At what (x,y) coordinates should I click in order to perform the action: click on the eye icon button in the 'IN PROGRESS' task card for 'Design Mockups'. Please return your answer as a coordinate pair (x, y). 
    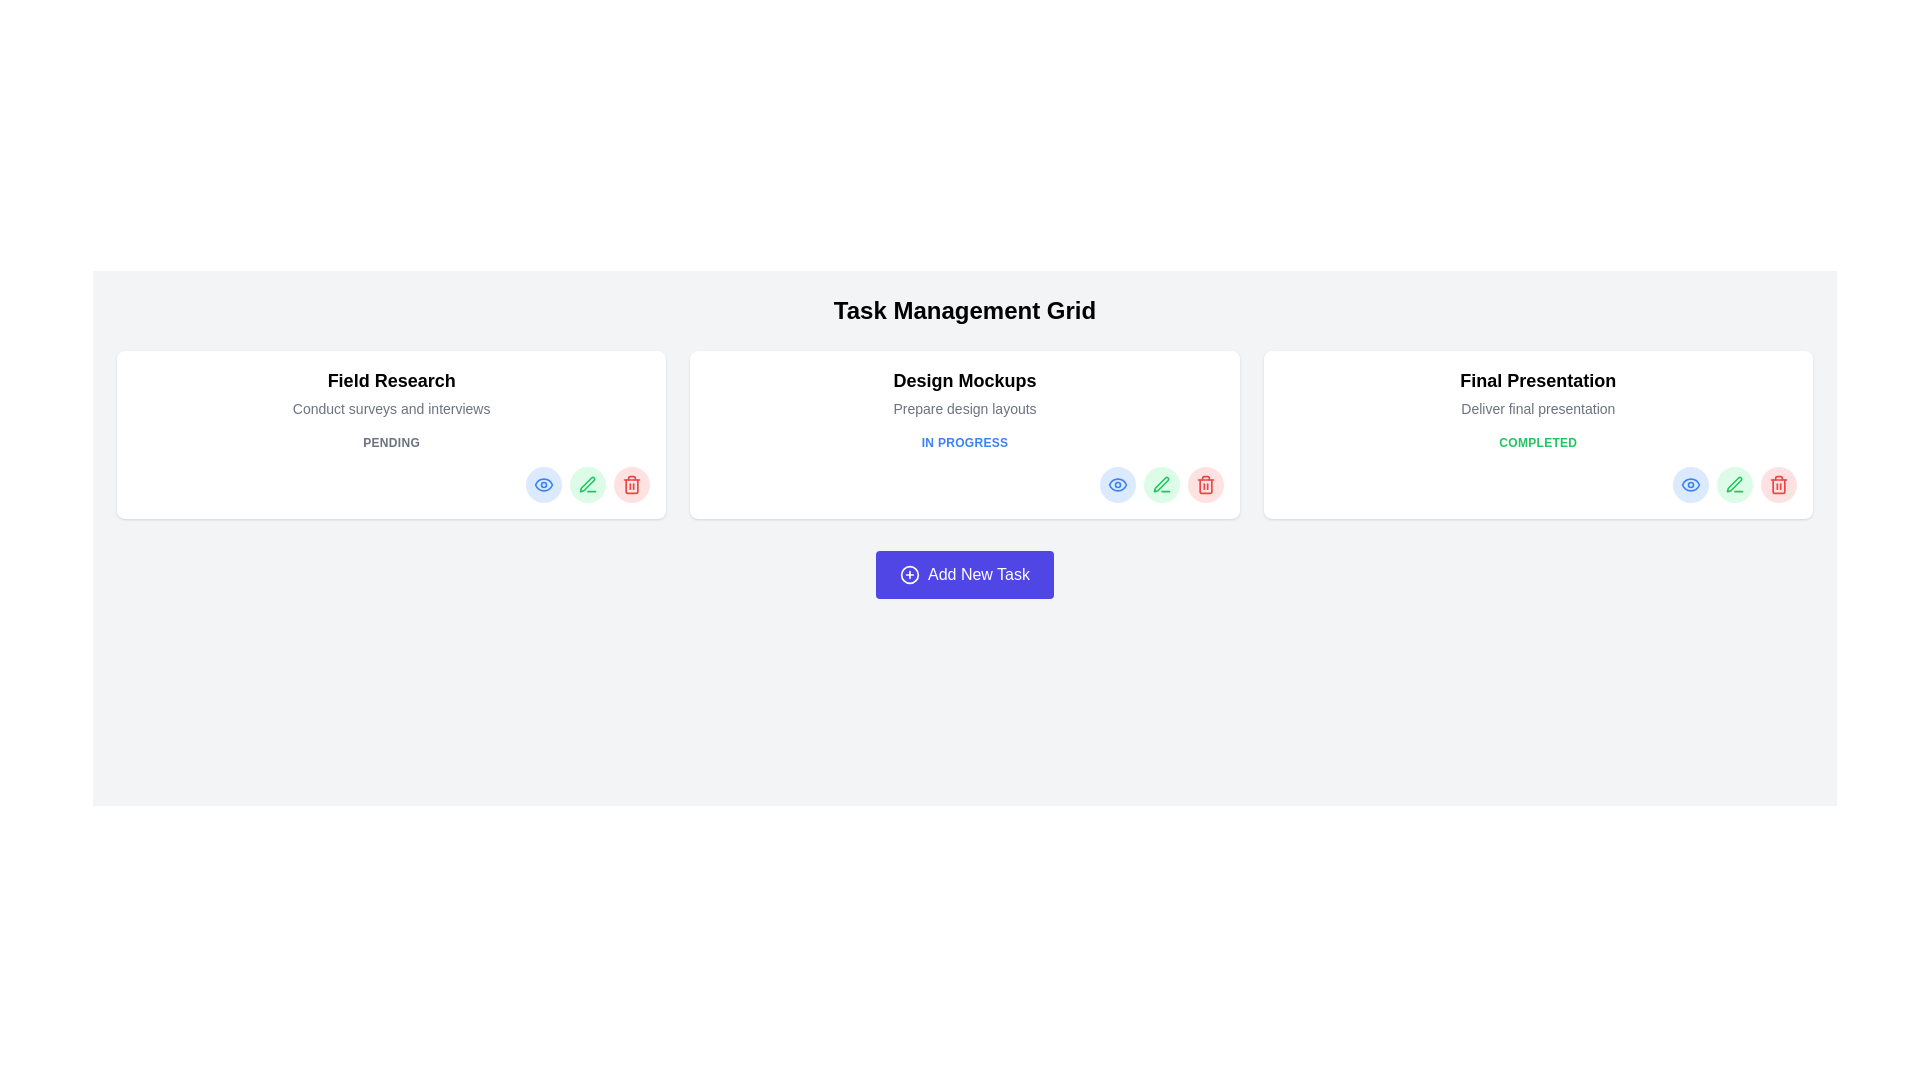
    Looking at the image, I should click on (1116, 485).